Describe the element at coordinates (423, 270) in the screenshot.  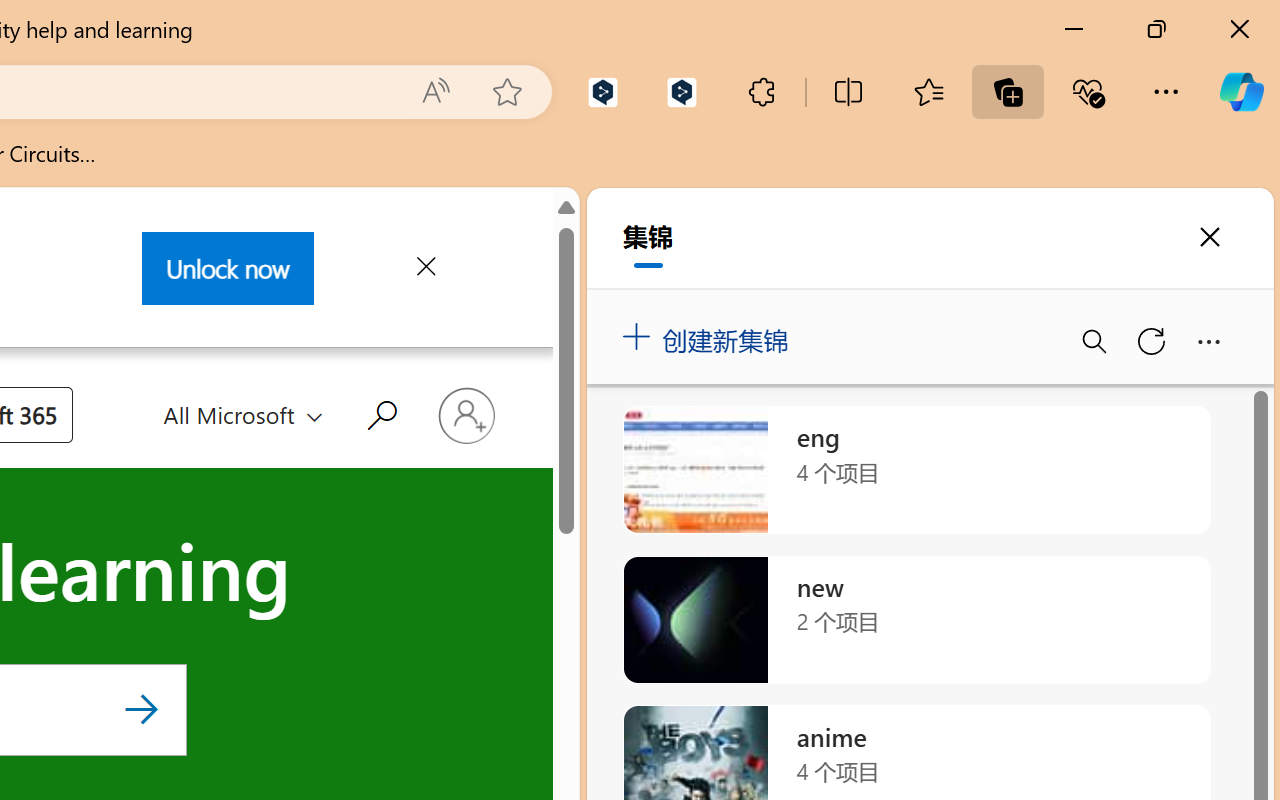
I see `'Close Ad'` at that location.